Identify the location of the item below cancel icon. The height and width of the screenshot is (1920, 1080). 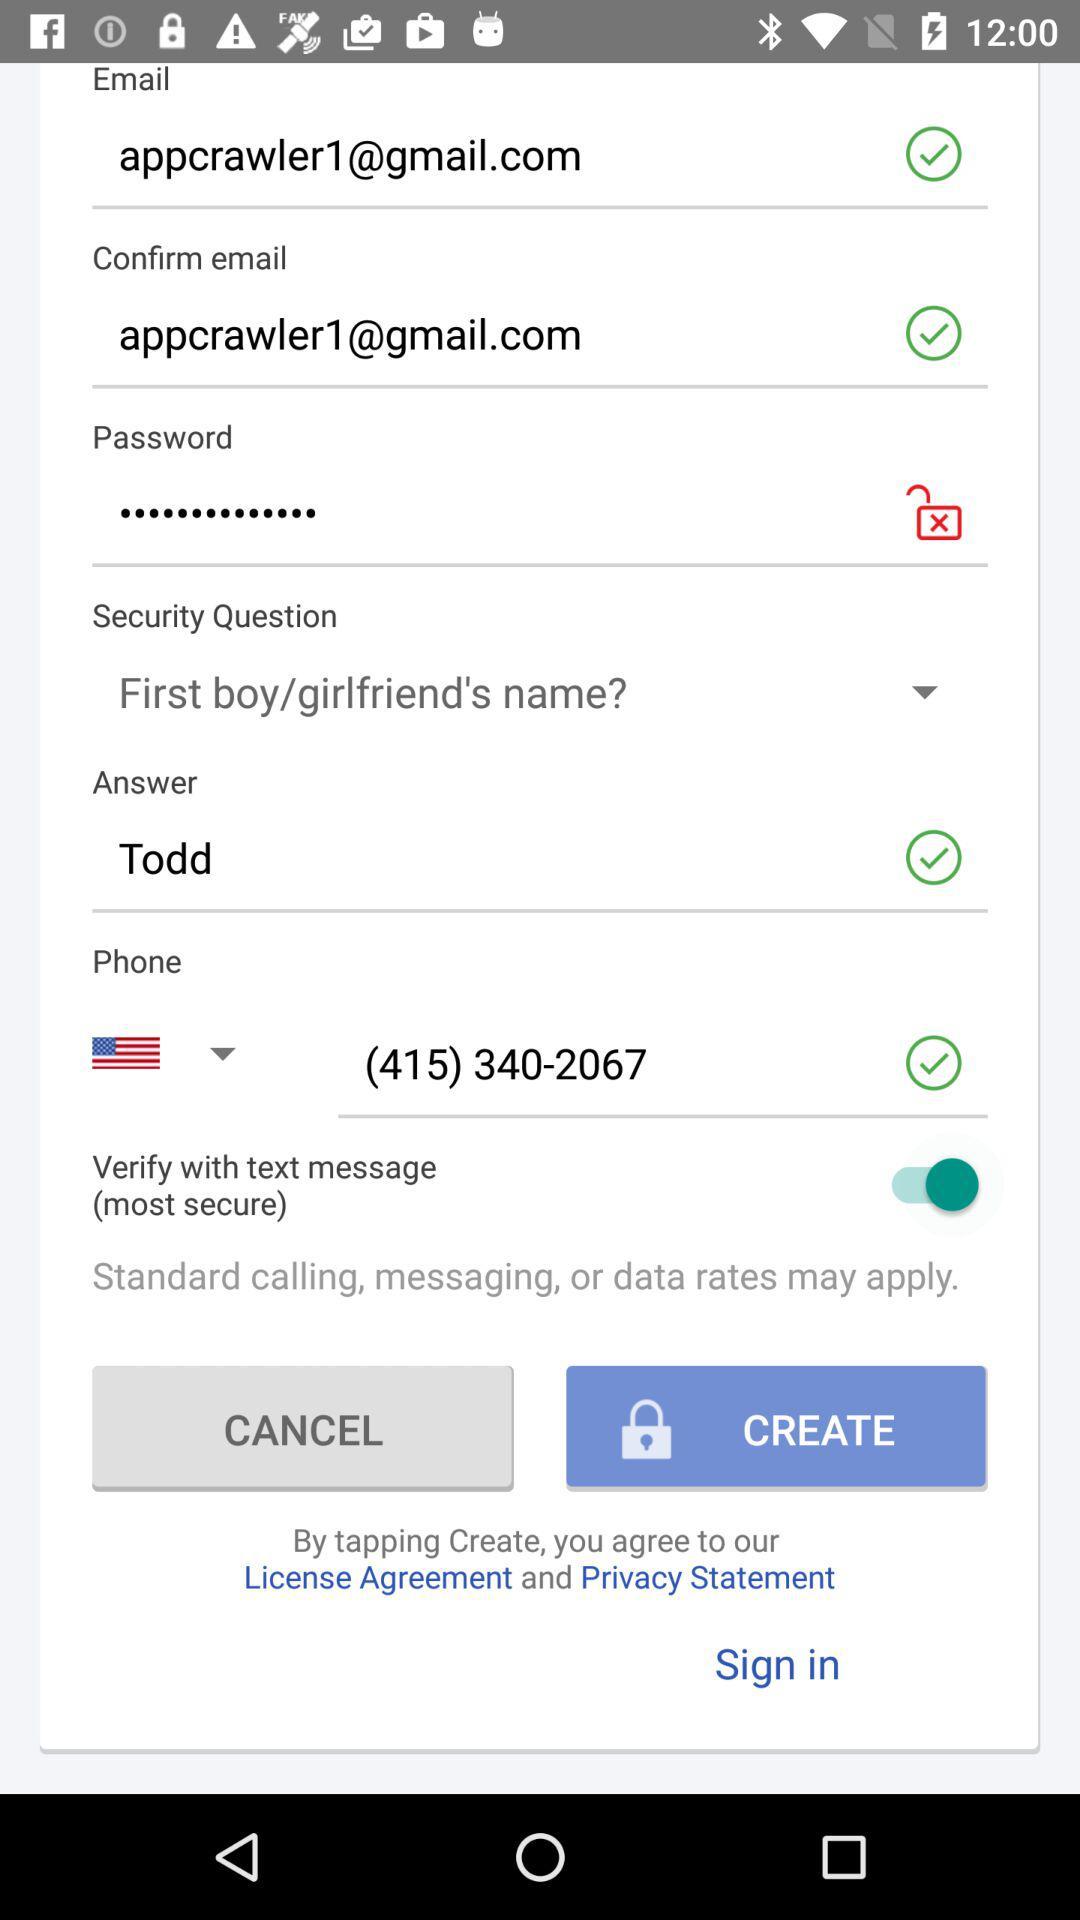
(538, 1556).